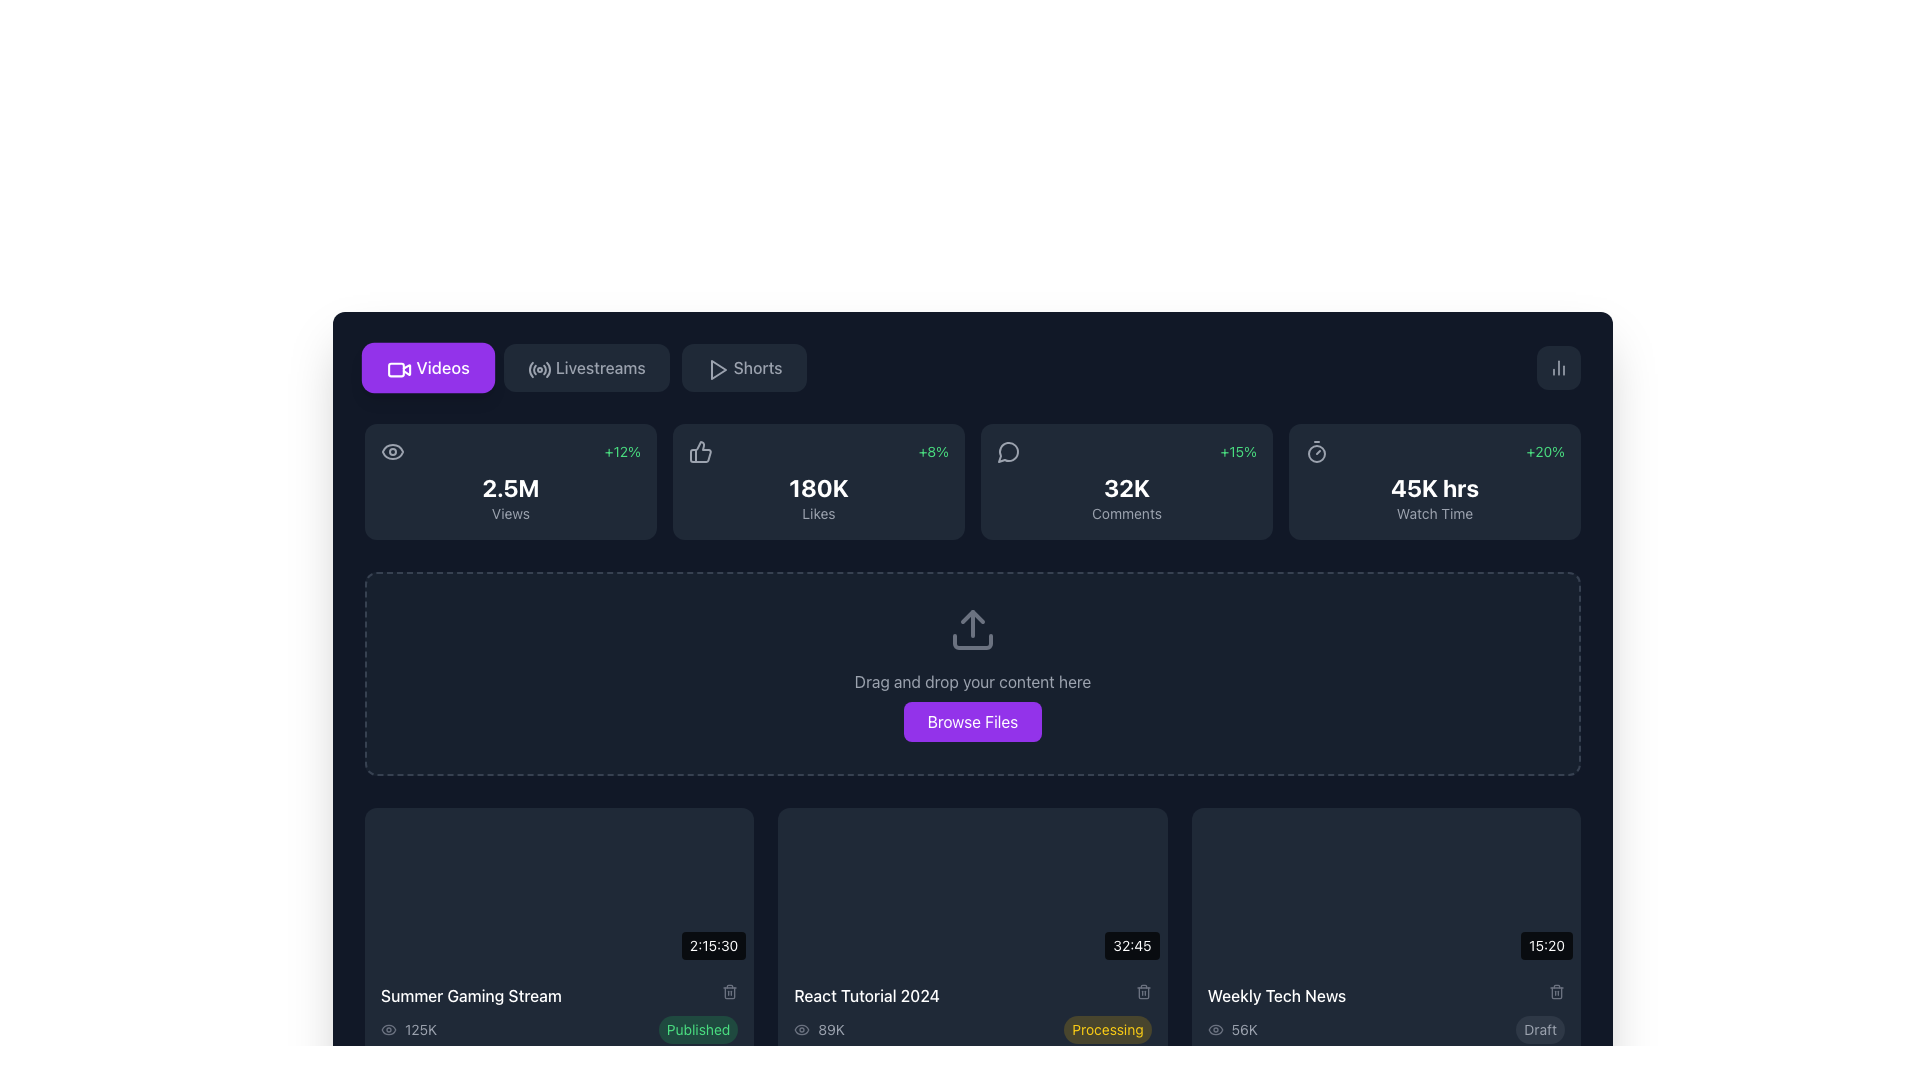  Describe the element at coordinates (743, 367) in the screenshot. I see `the 'Shorts' button, which is a rectangular button with a dark gray background and a play symbol icon on the left, located in the top navigation bar between 'Livestreams' and 'Videos'` at that location.